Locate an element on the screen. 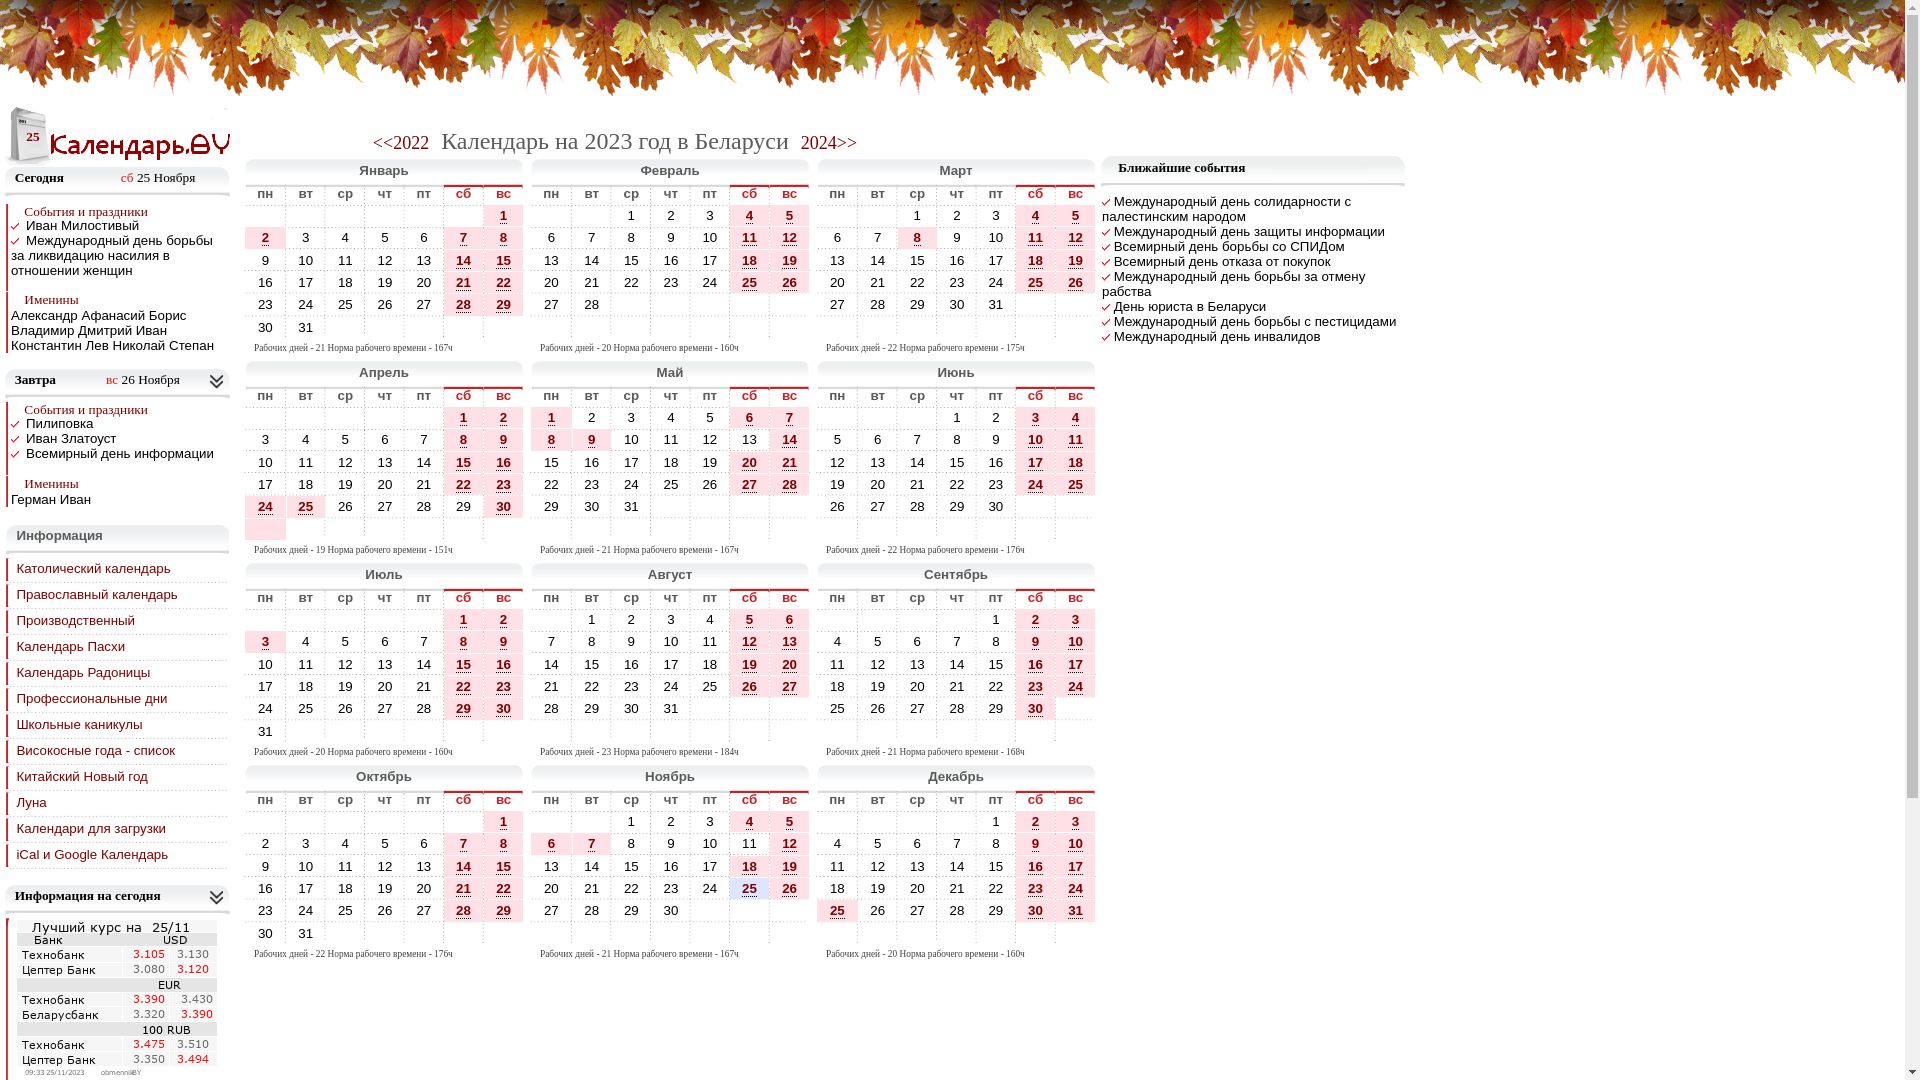  '3' is located at coordinates (286, 236).